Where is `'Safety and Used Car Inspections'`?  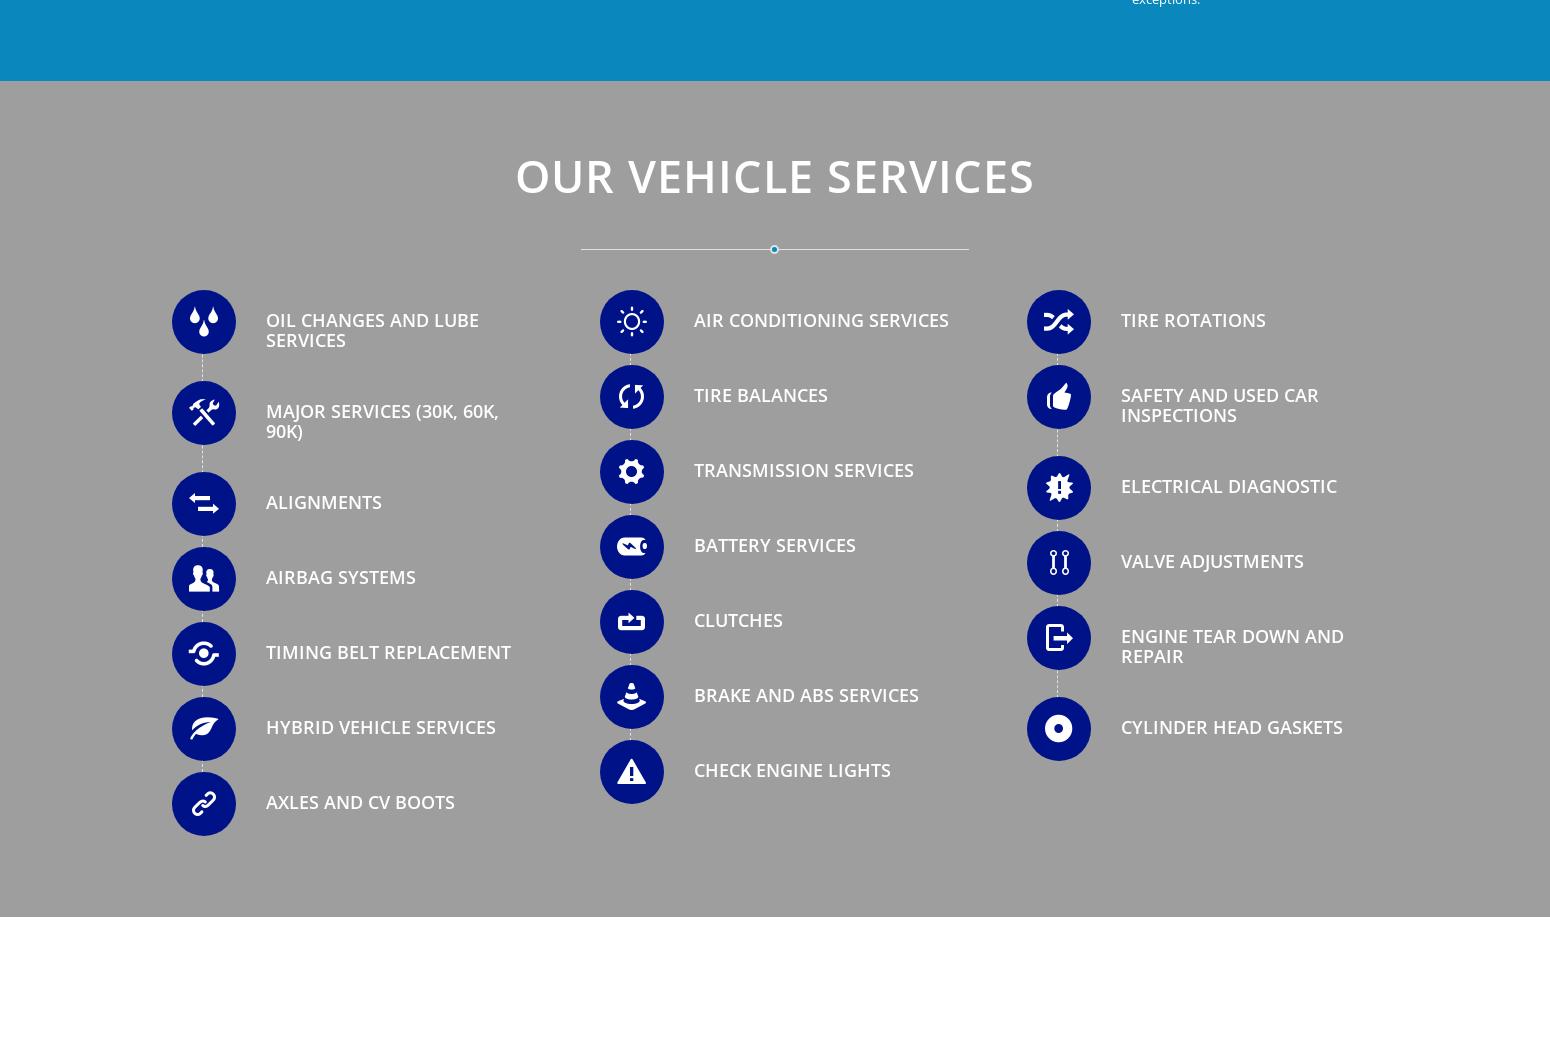
'Safety and Used Car Inspections' is located at coordinates (1220, 404).